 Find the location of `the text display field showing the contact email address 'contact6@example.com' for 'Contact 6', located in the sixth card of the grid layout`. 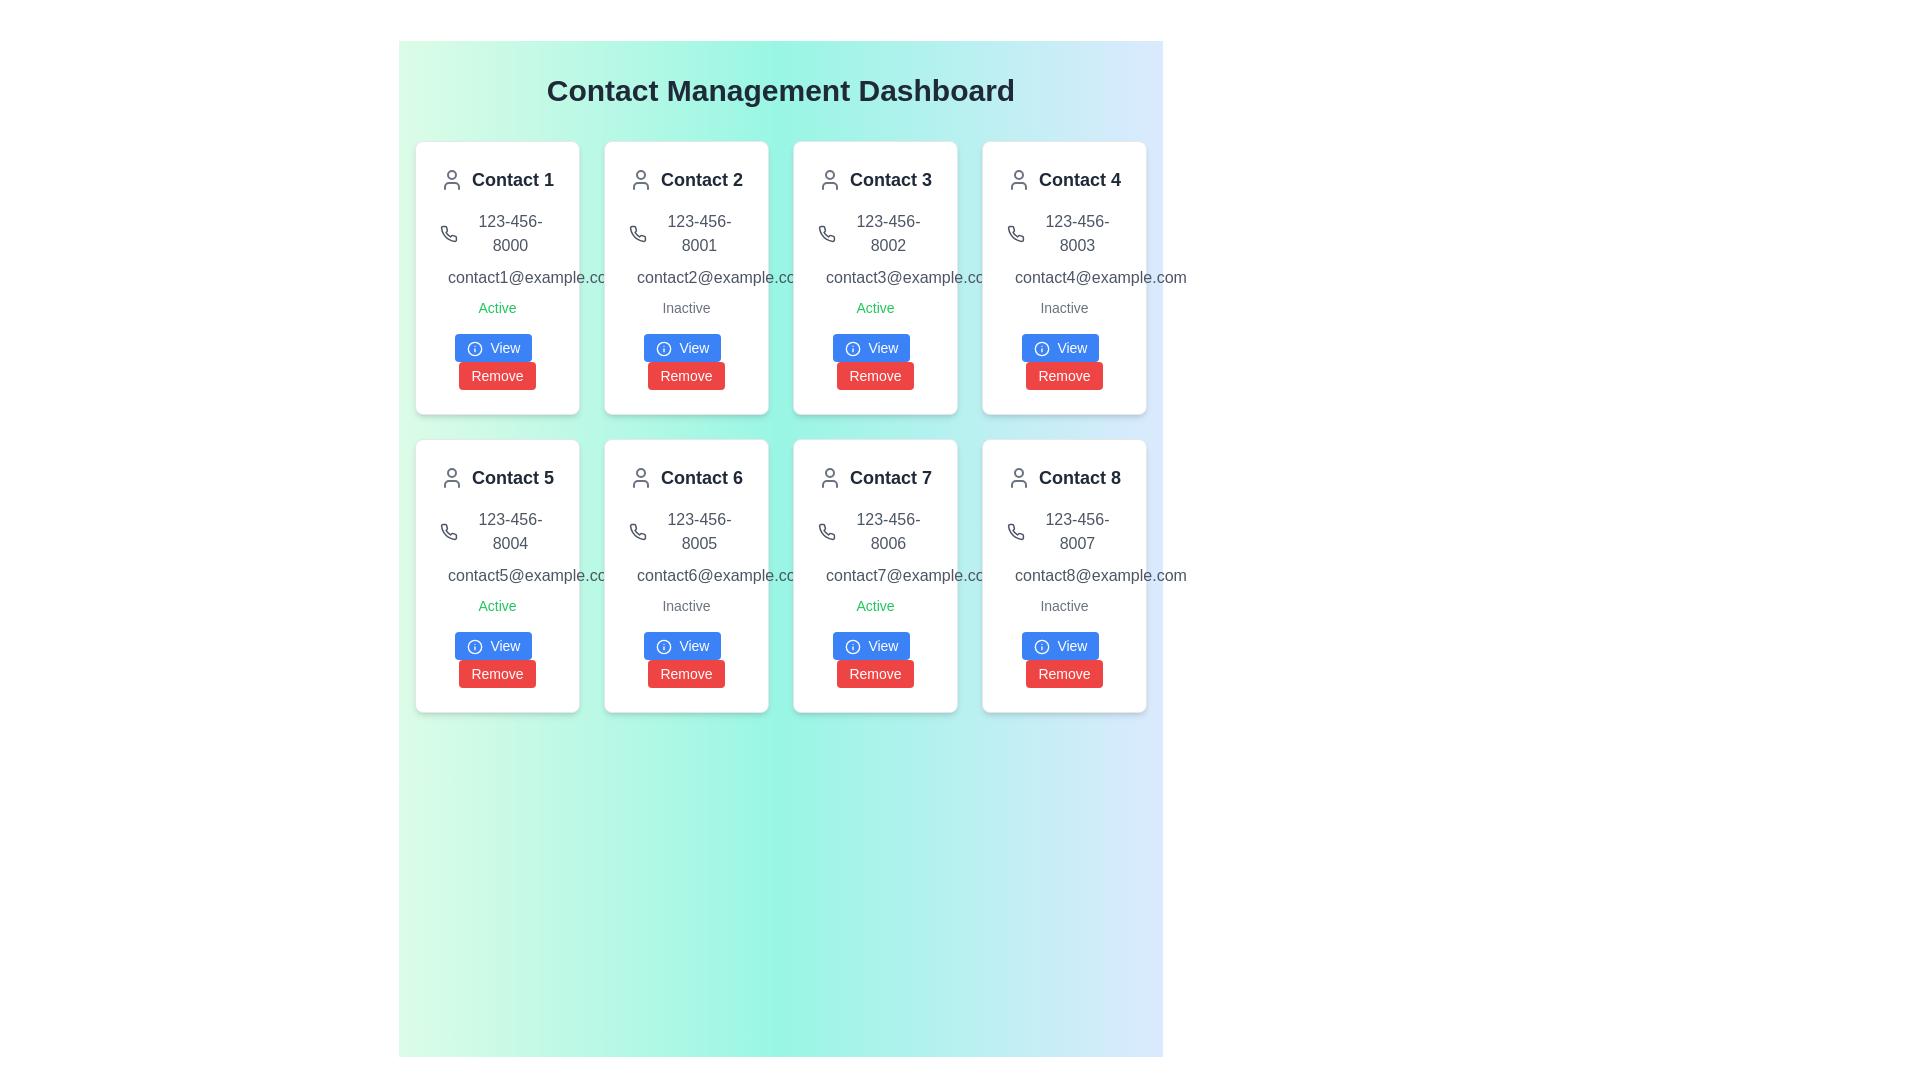

the text display field showing the contact email address 'contact6@example.com' for 'Contact 6', located in the sixth card of the grid layout is located at coordinates (686, 575).